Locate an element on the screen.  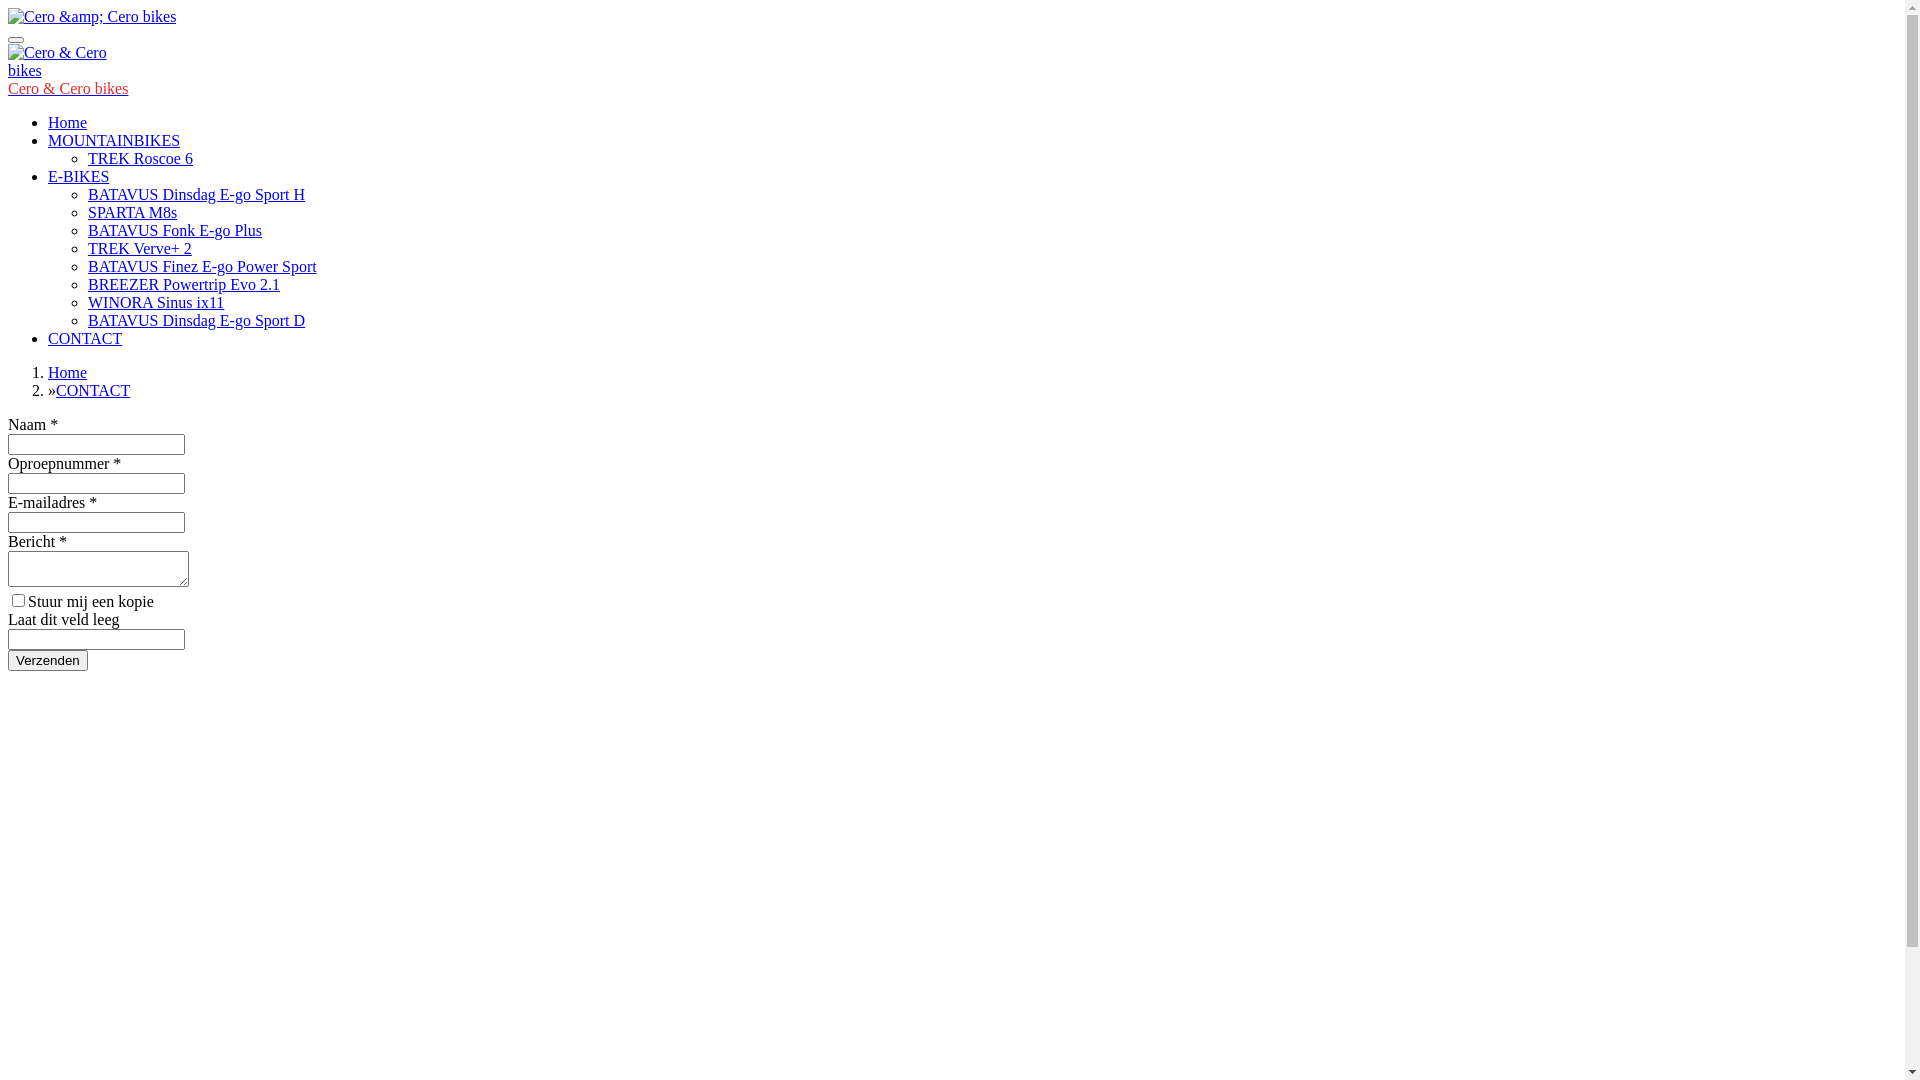
'CONTACT' is located at coordinates (91, 390).